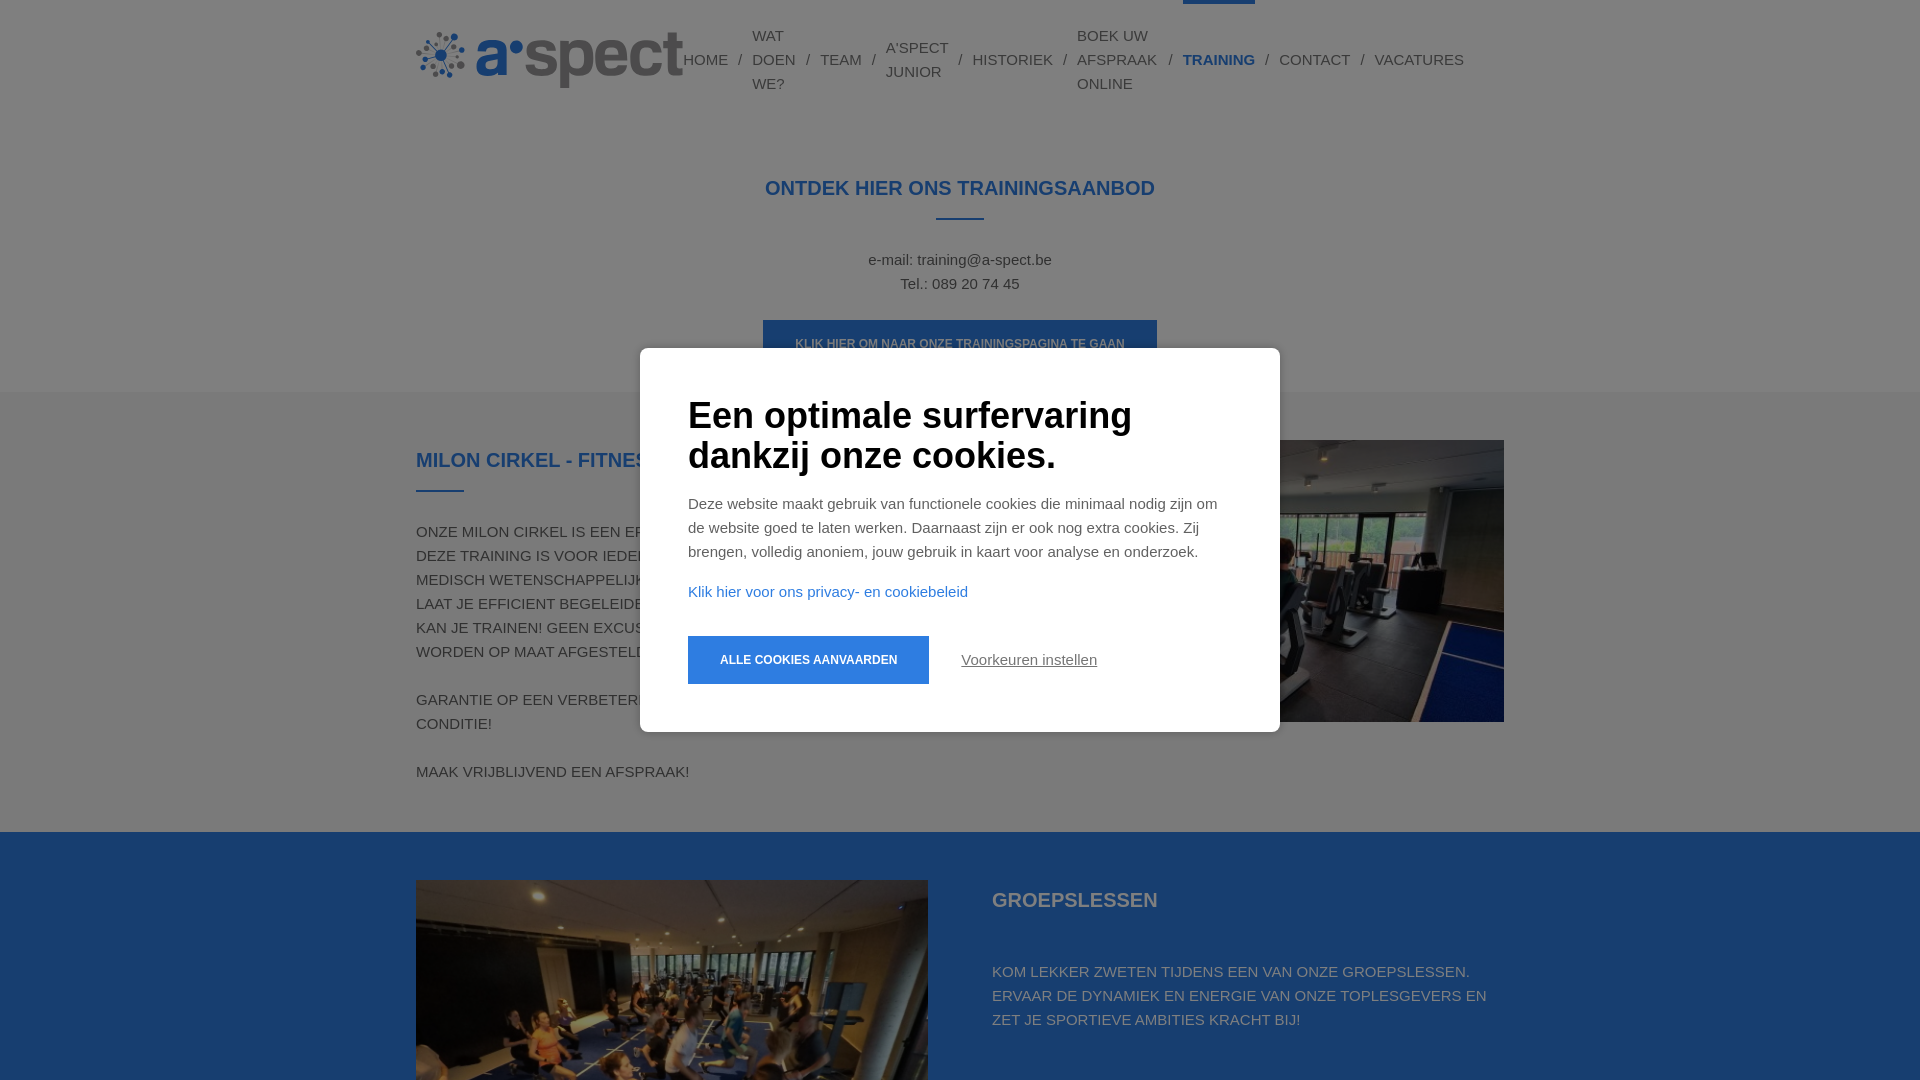 The height and width of the screenshot is (1080, 1920). Describe the element at coordinates (828, 590) in the screenshot. I see `'Klik hier voor ons privacy- en cookiebeleid'` at that location.